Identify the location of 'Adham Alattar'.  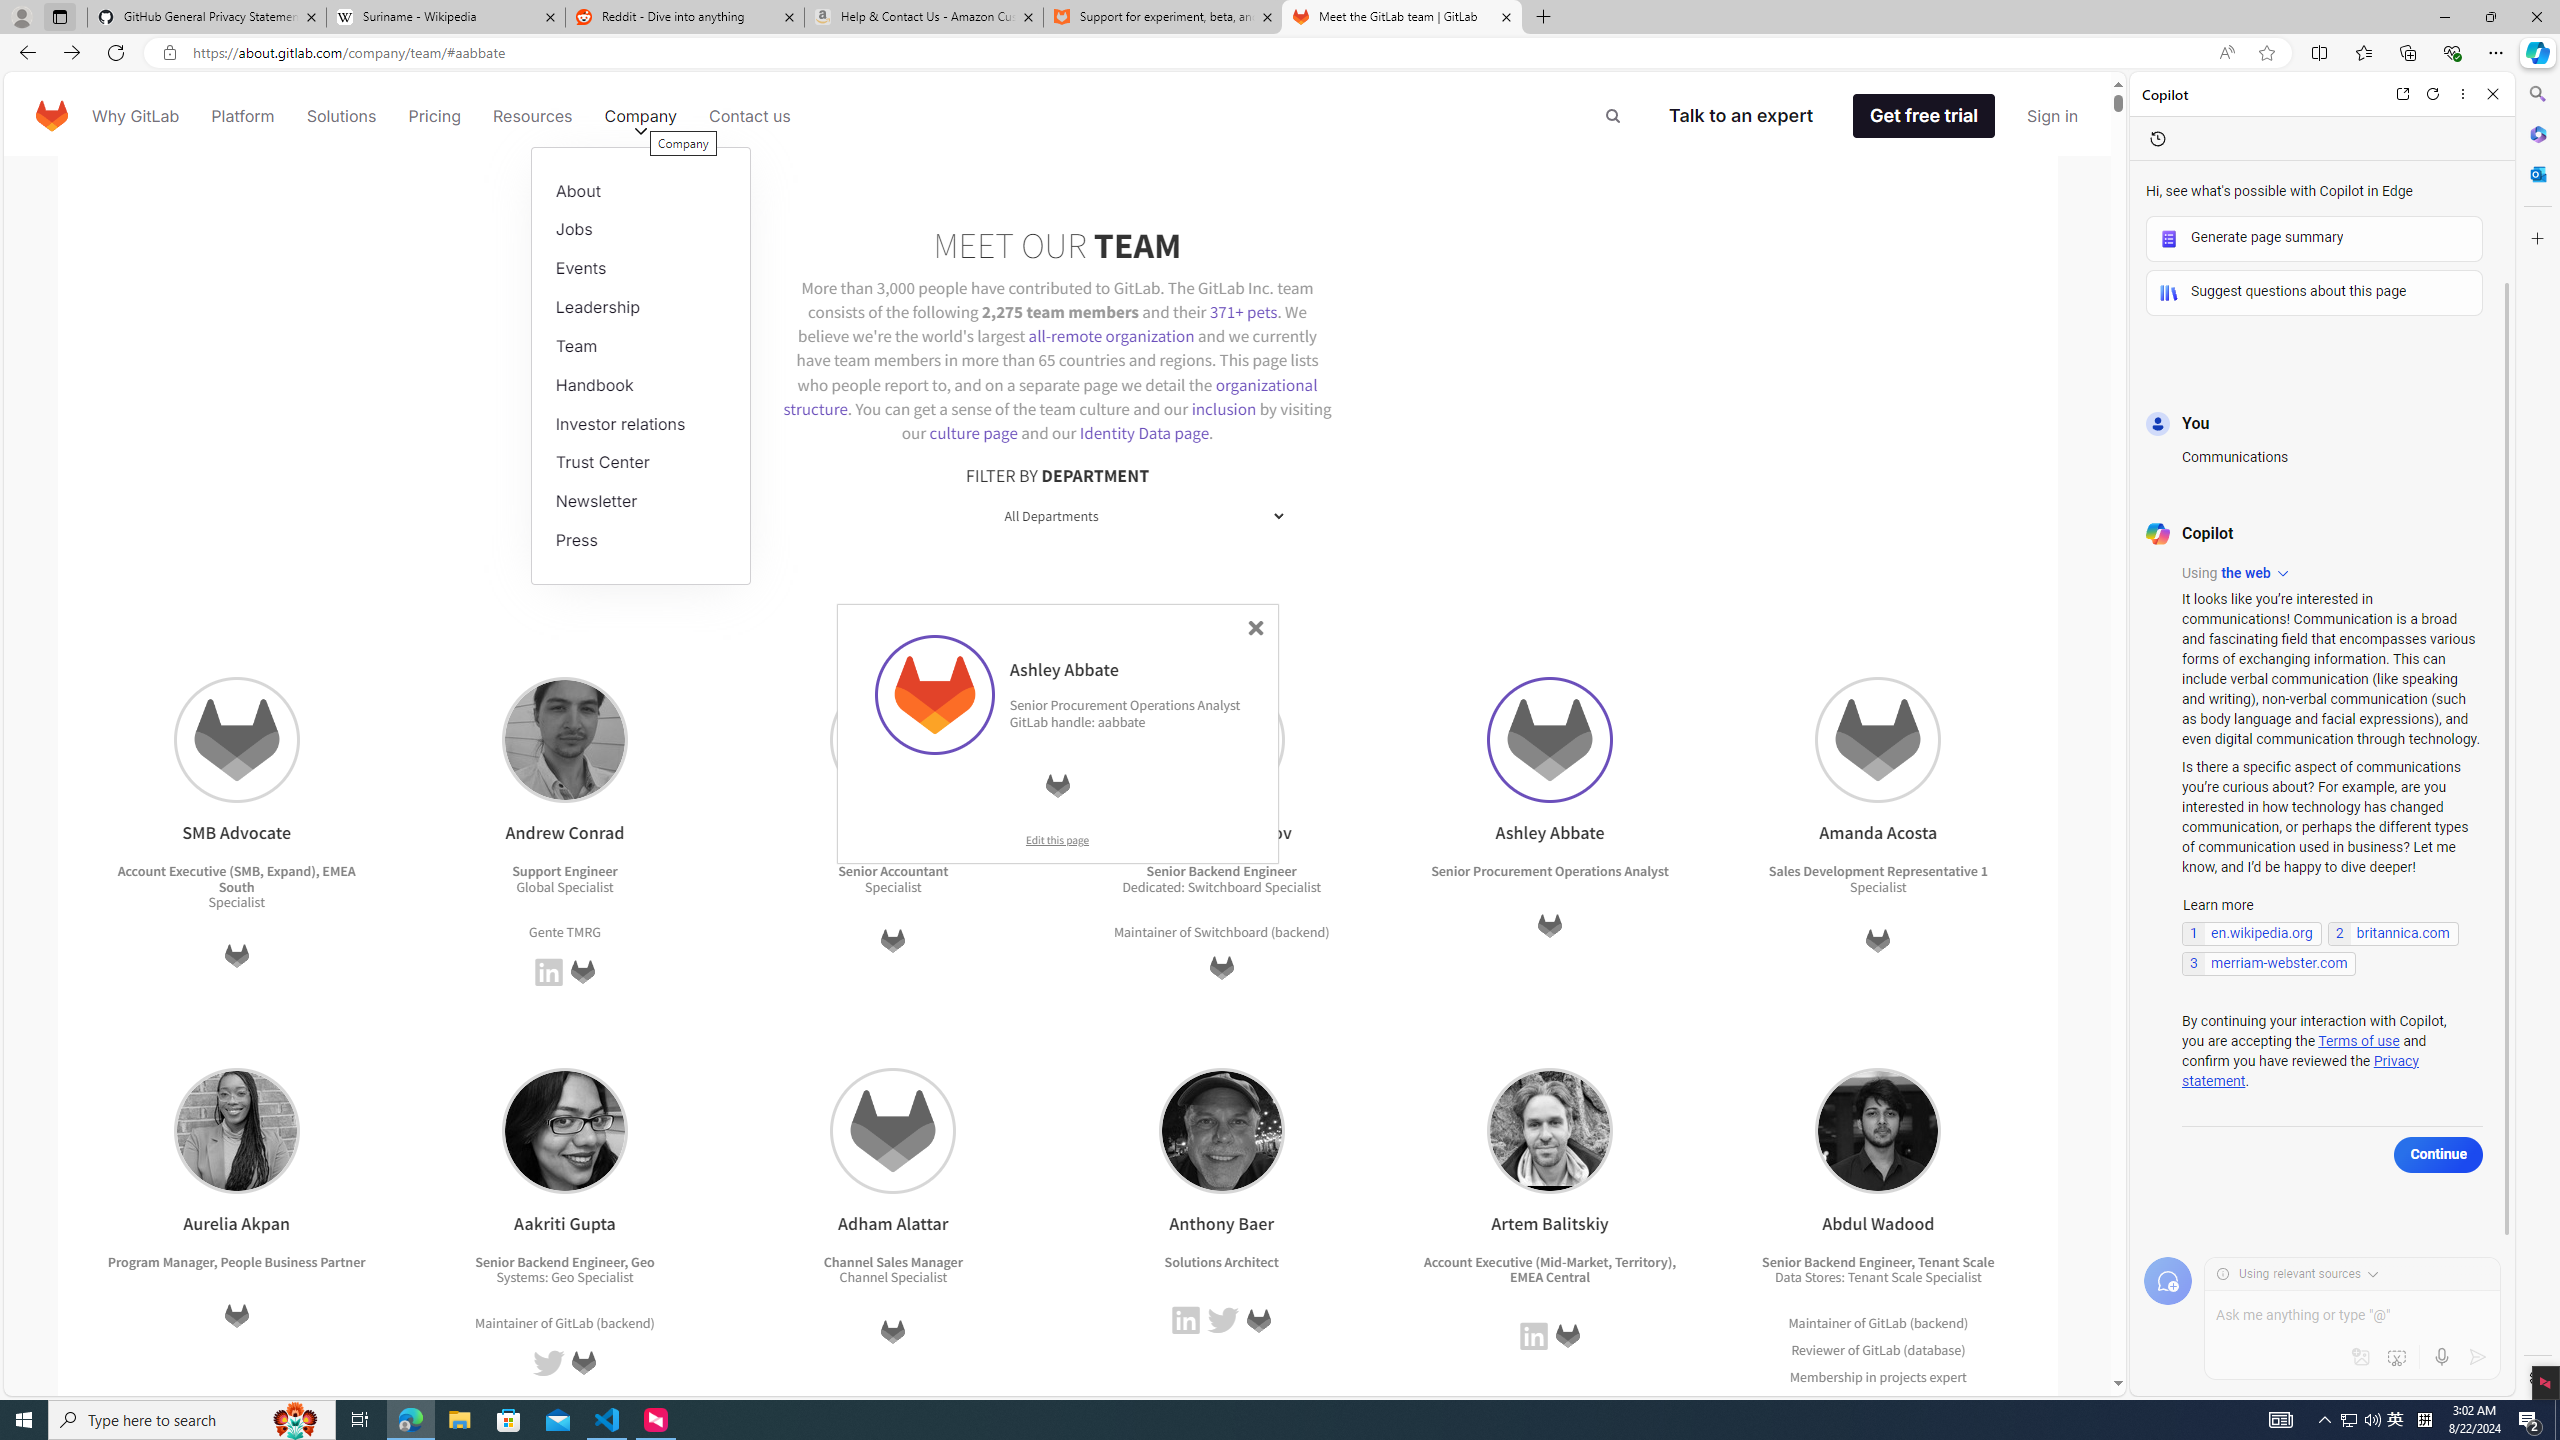
(892, 1129).